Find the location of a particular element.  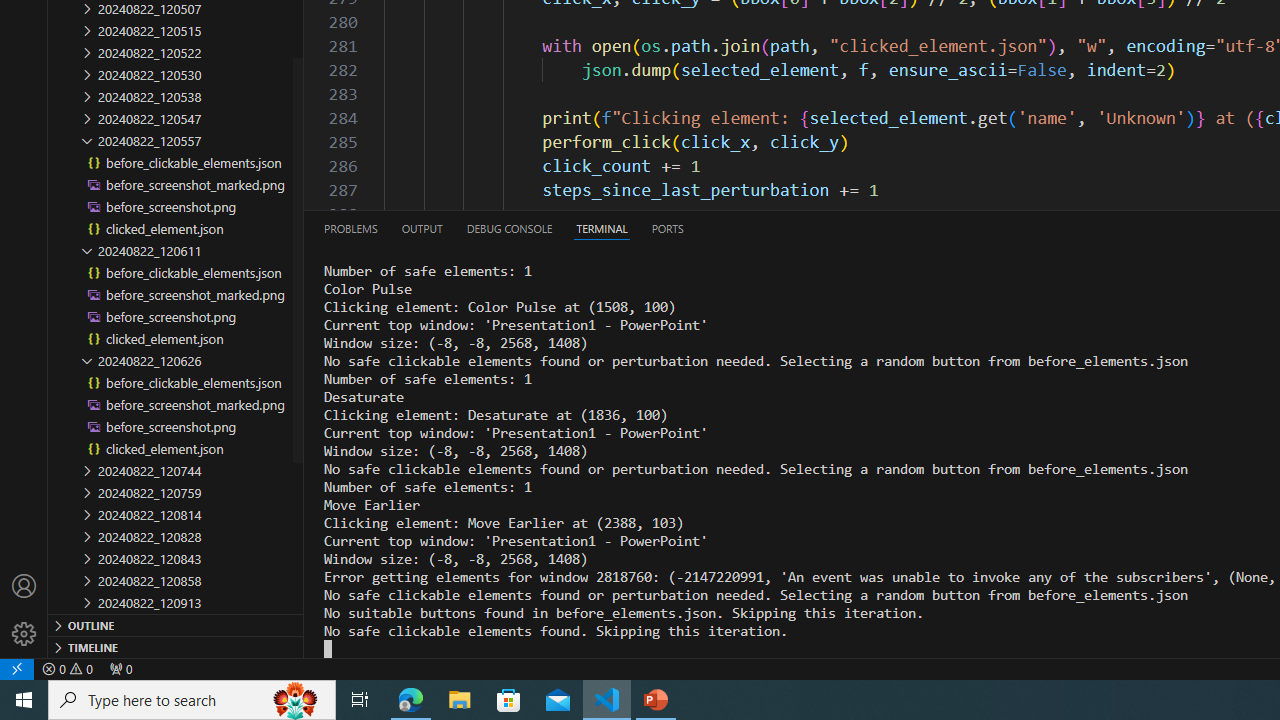

'Timeline Section' is located at coordinates (176, 646).